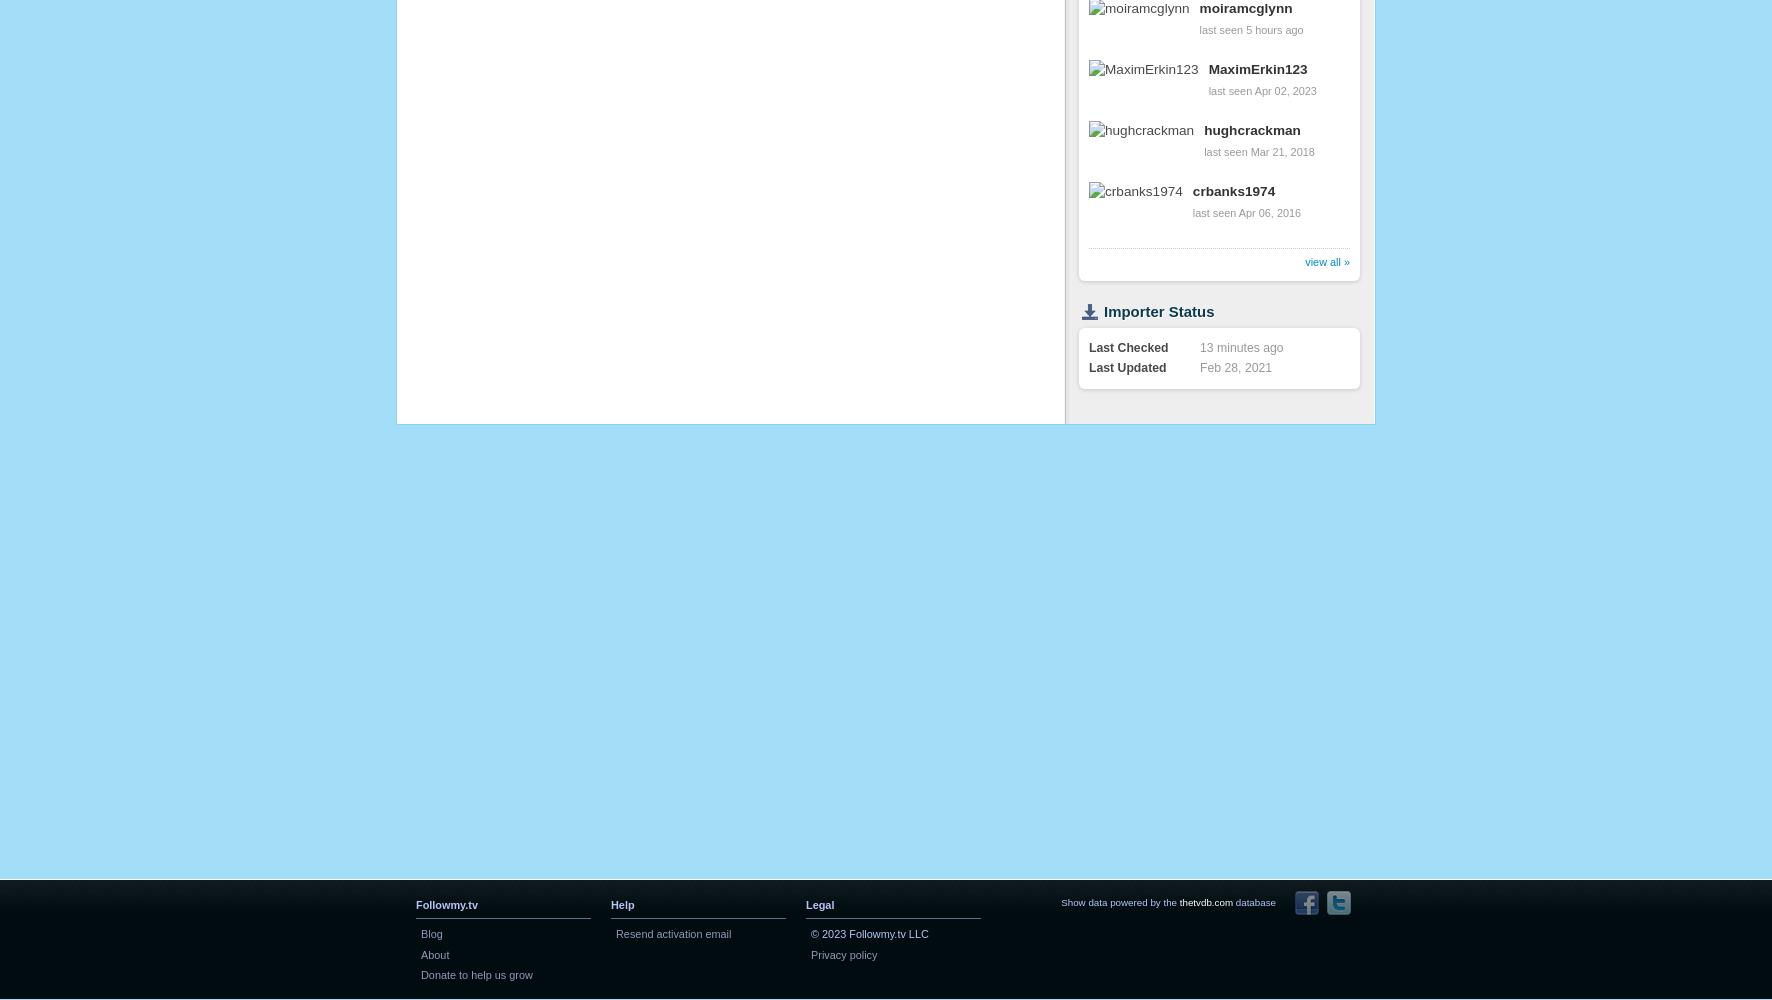  I want to click on 'last seen Apr 06, 2016', so click(1246, 211).